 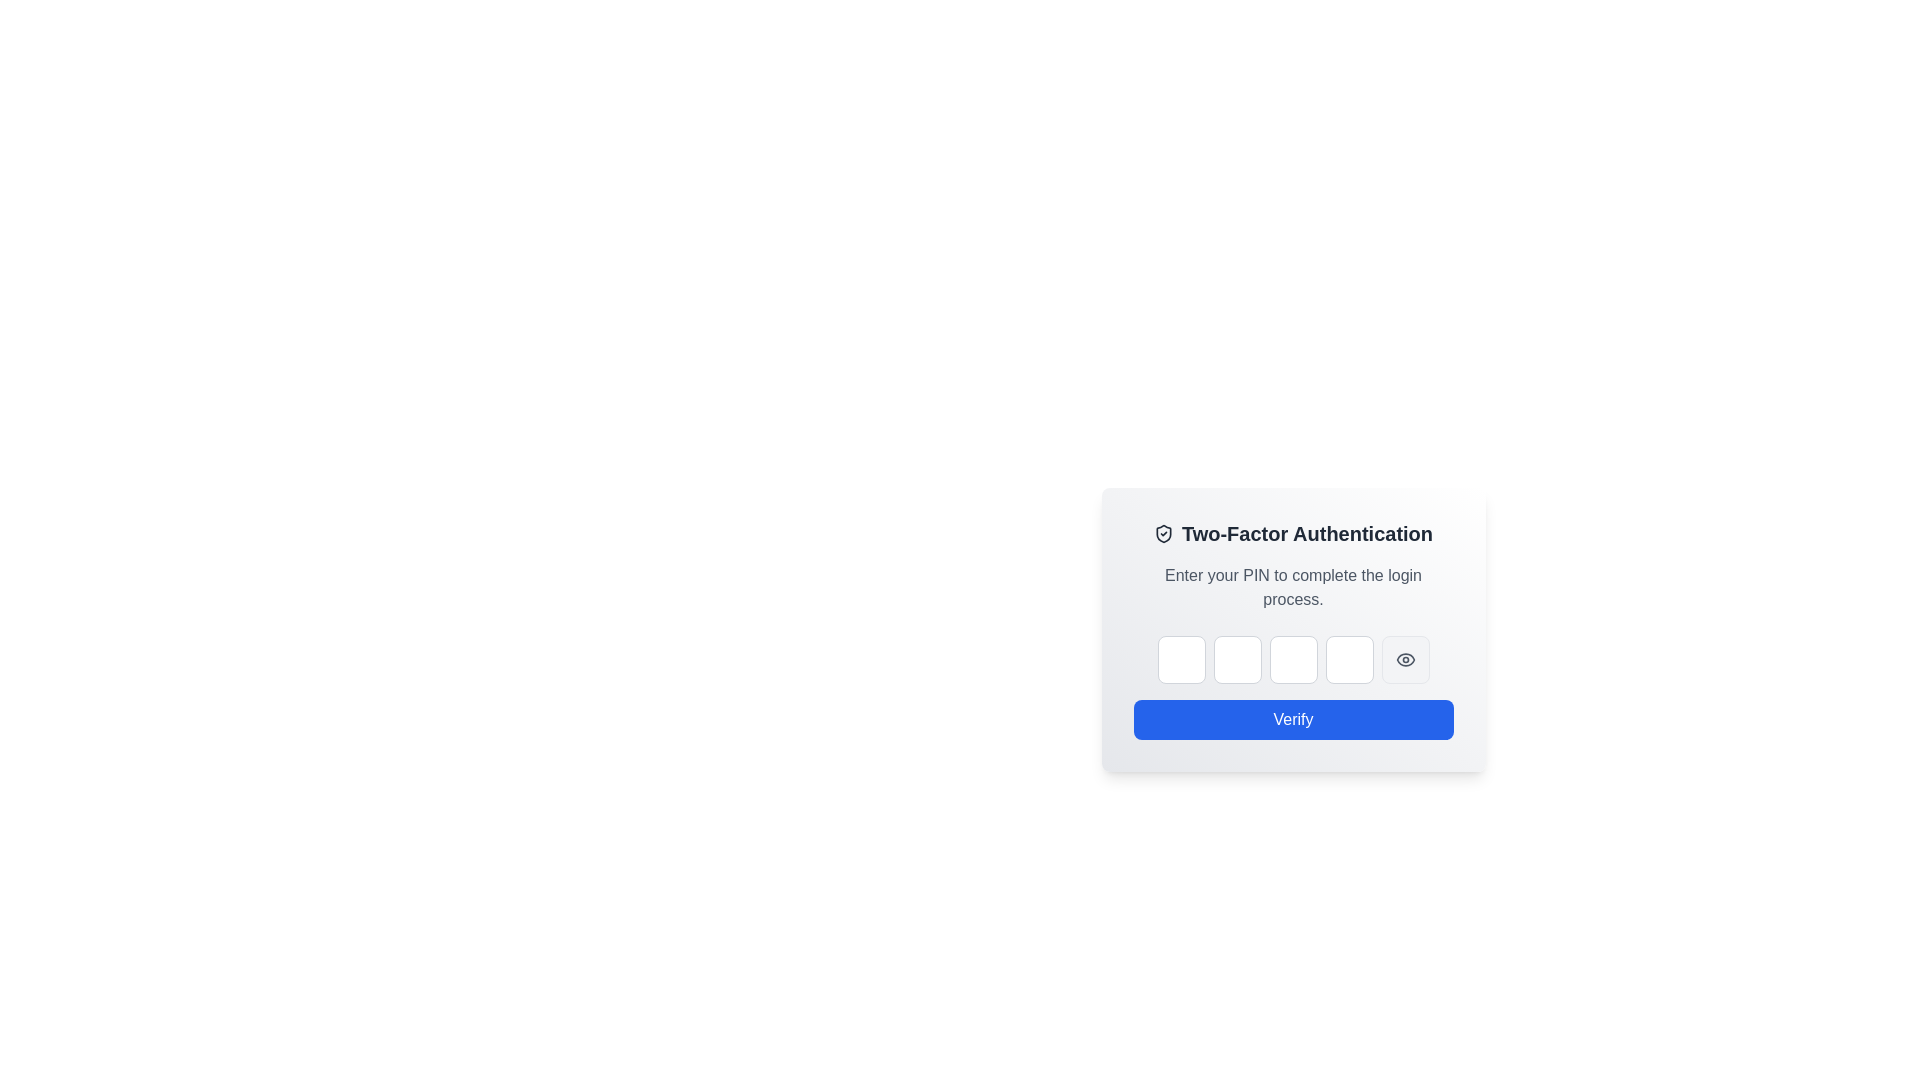 I want to click on the center ellipse shape of the eye icon, which represents the iris, located to the right of the pin input fields, so click(x=1404, y=659).